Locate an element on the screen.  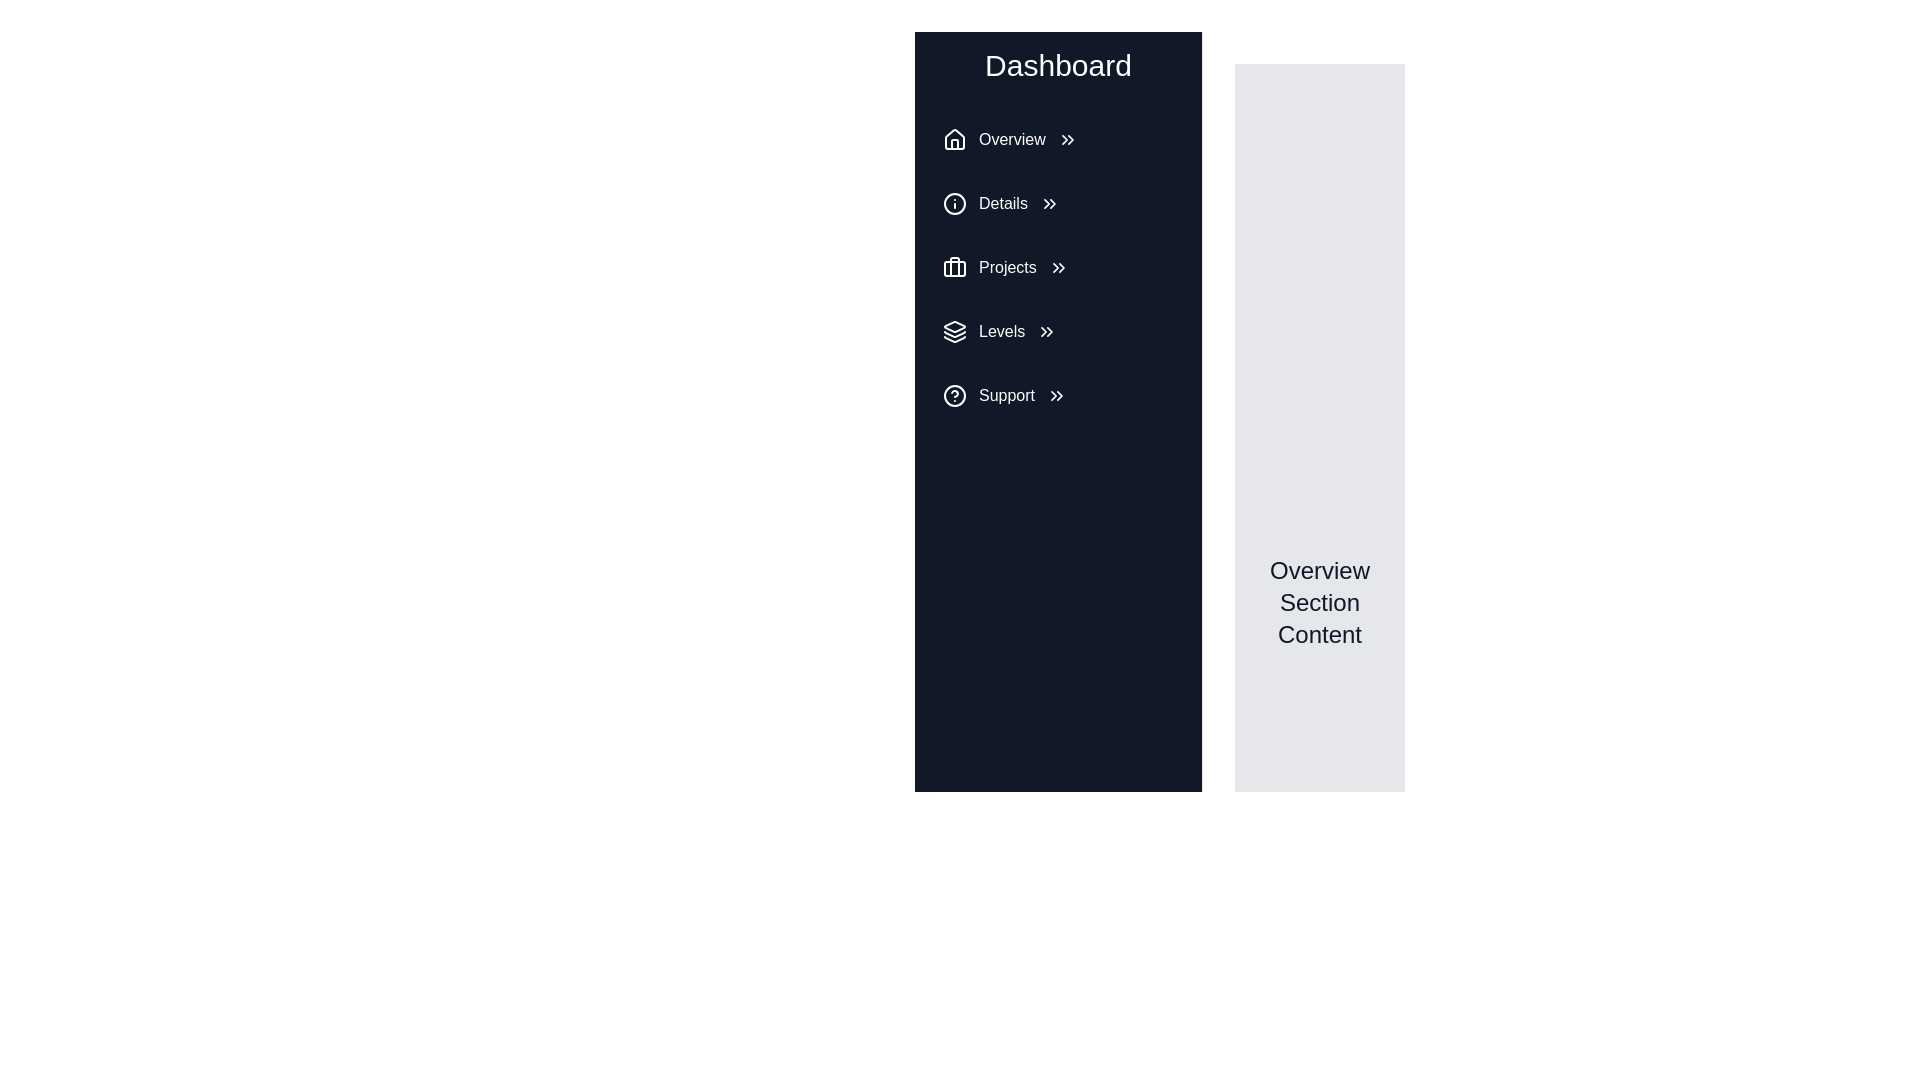
the SVG Icon indicator for the 'Support' navigation item in the sidebar menu, positioned to the right of the text 'Support' is located at coordinates (1055, 396).